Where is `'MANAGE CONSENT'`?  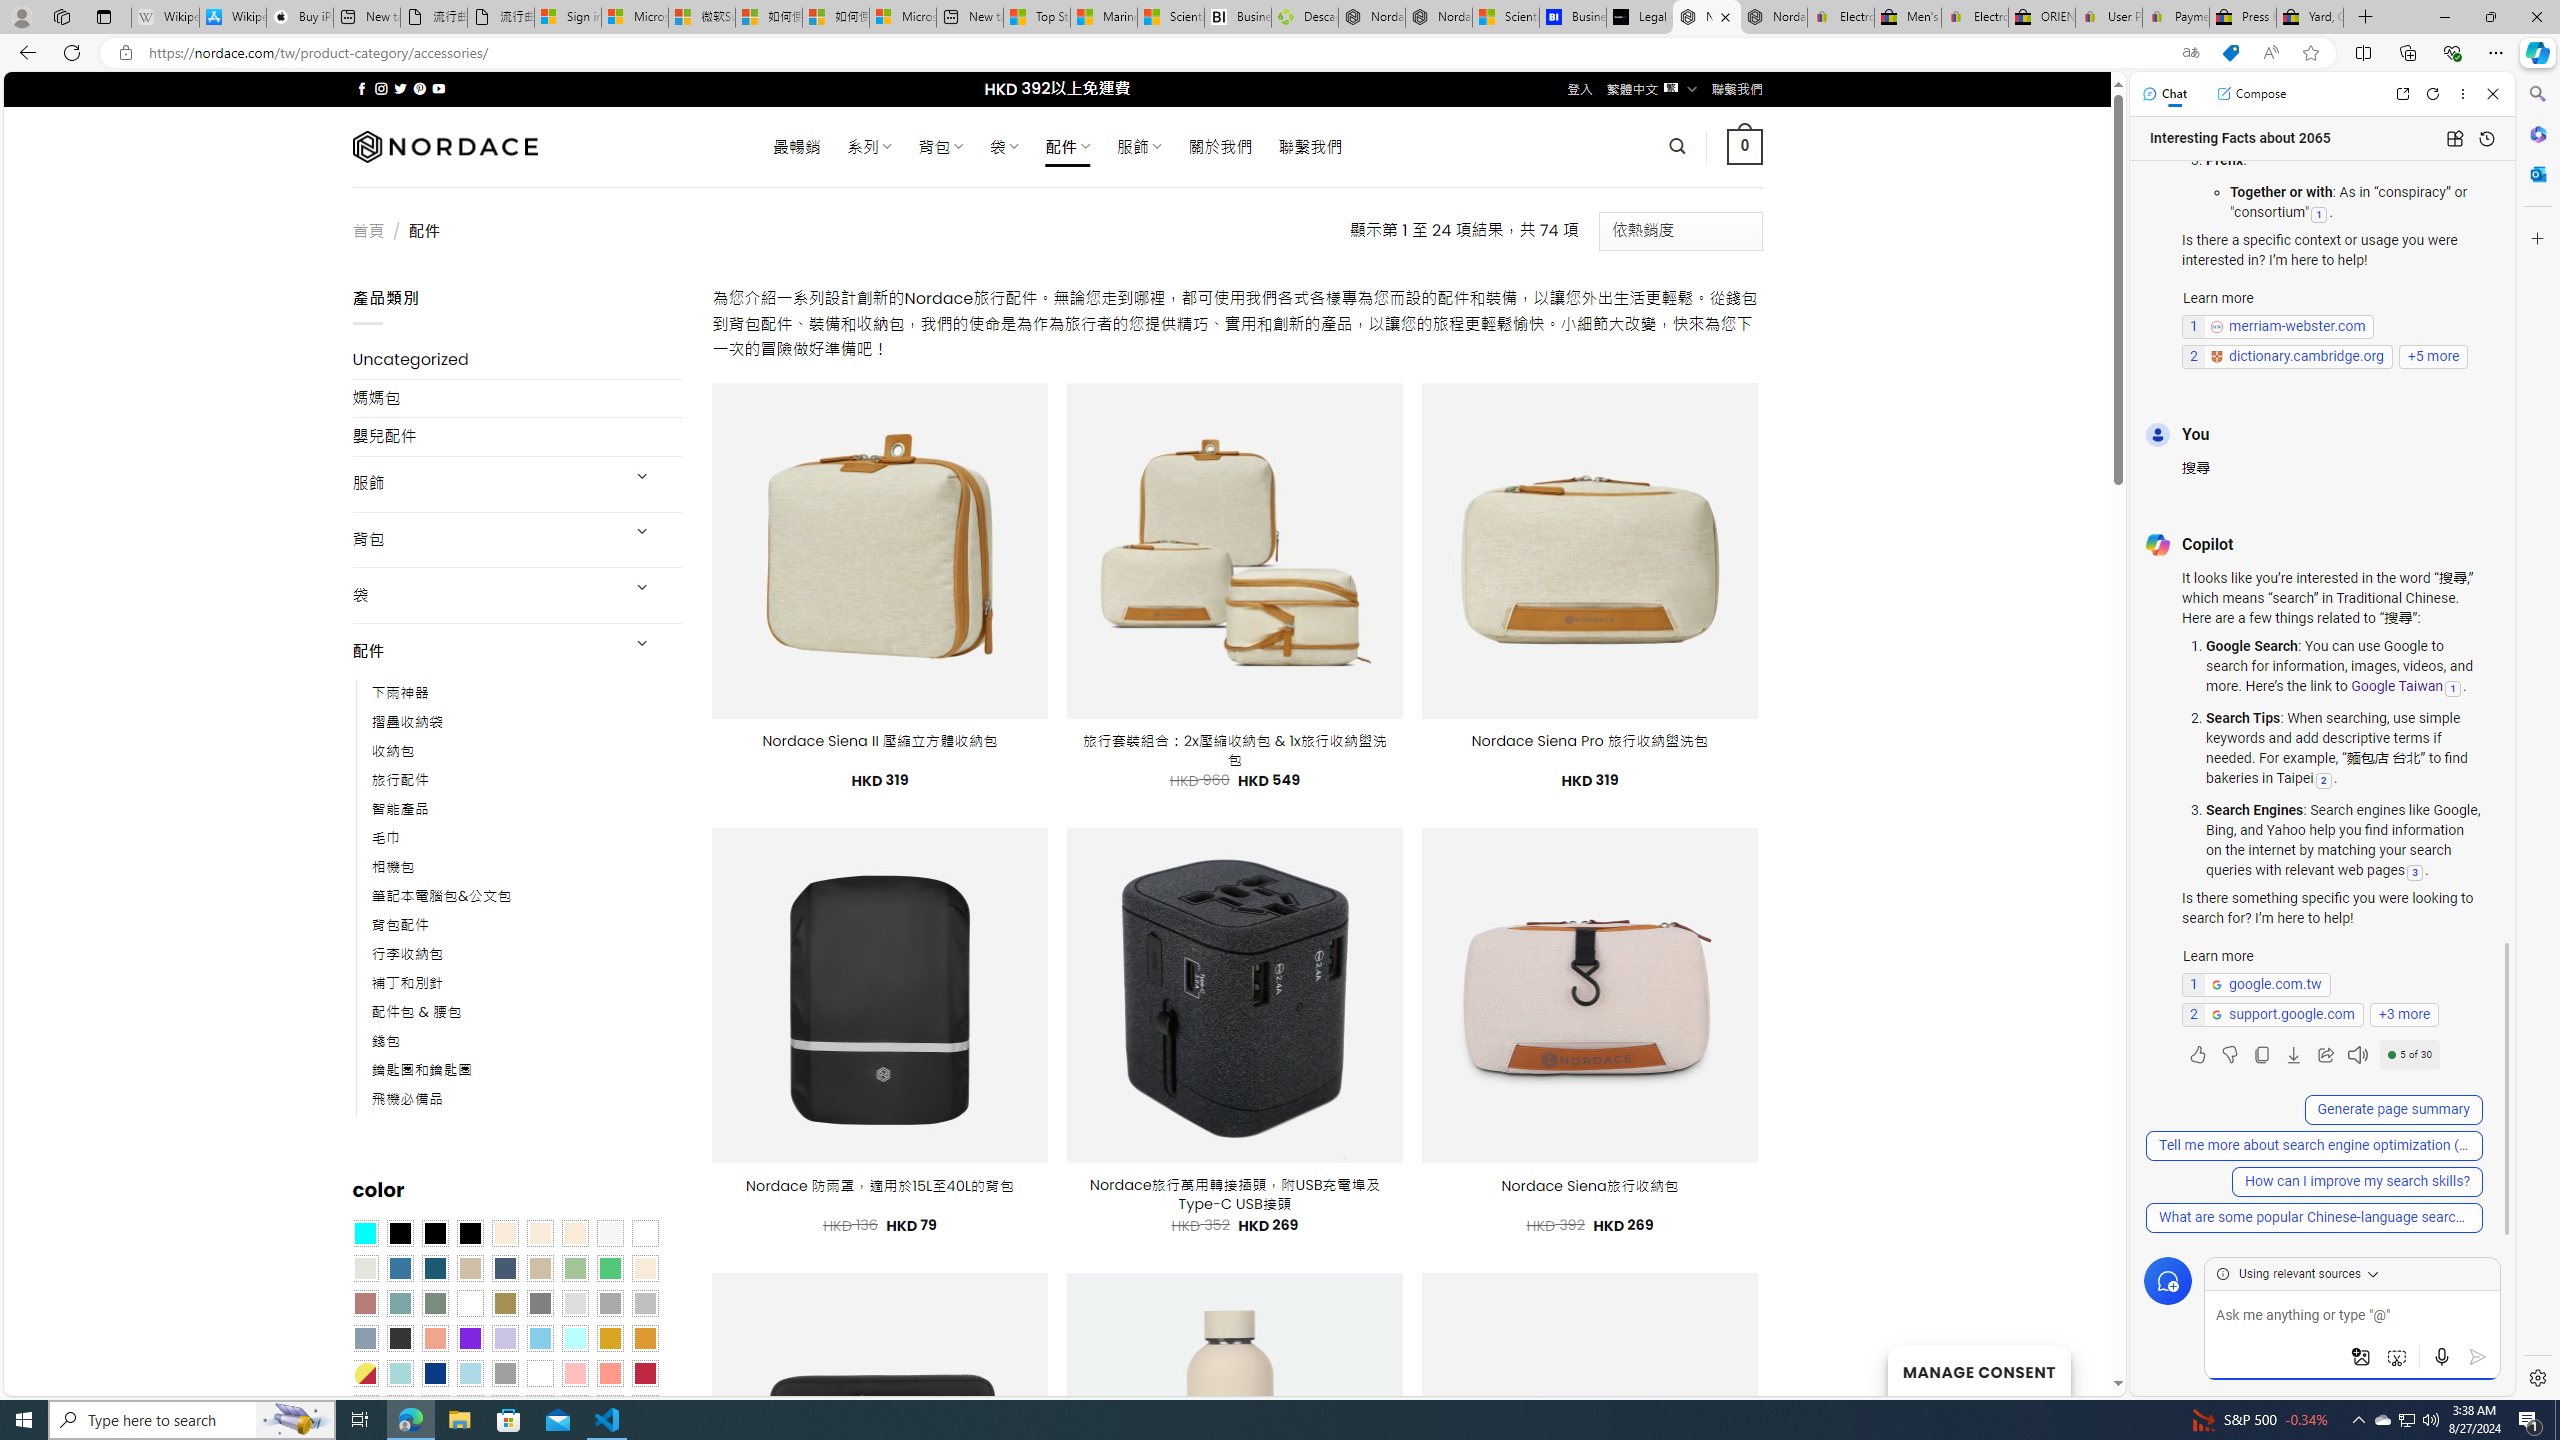
'MANAGE CONSENT' is located at coordinates (1977, 1370).